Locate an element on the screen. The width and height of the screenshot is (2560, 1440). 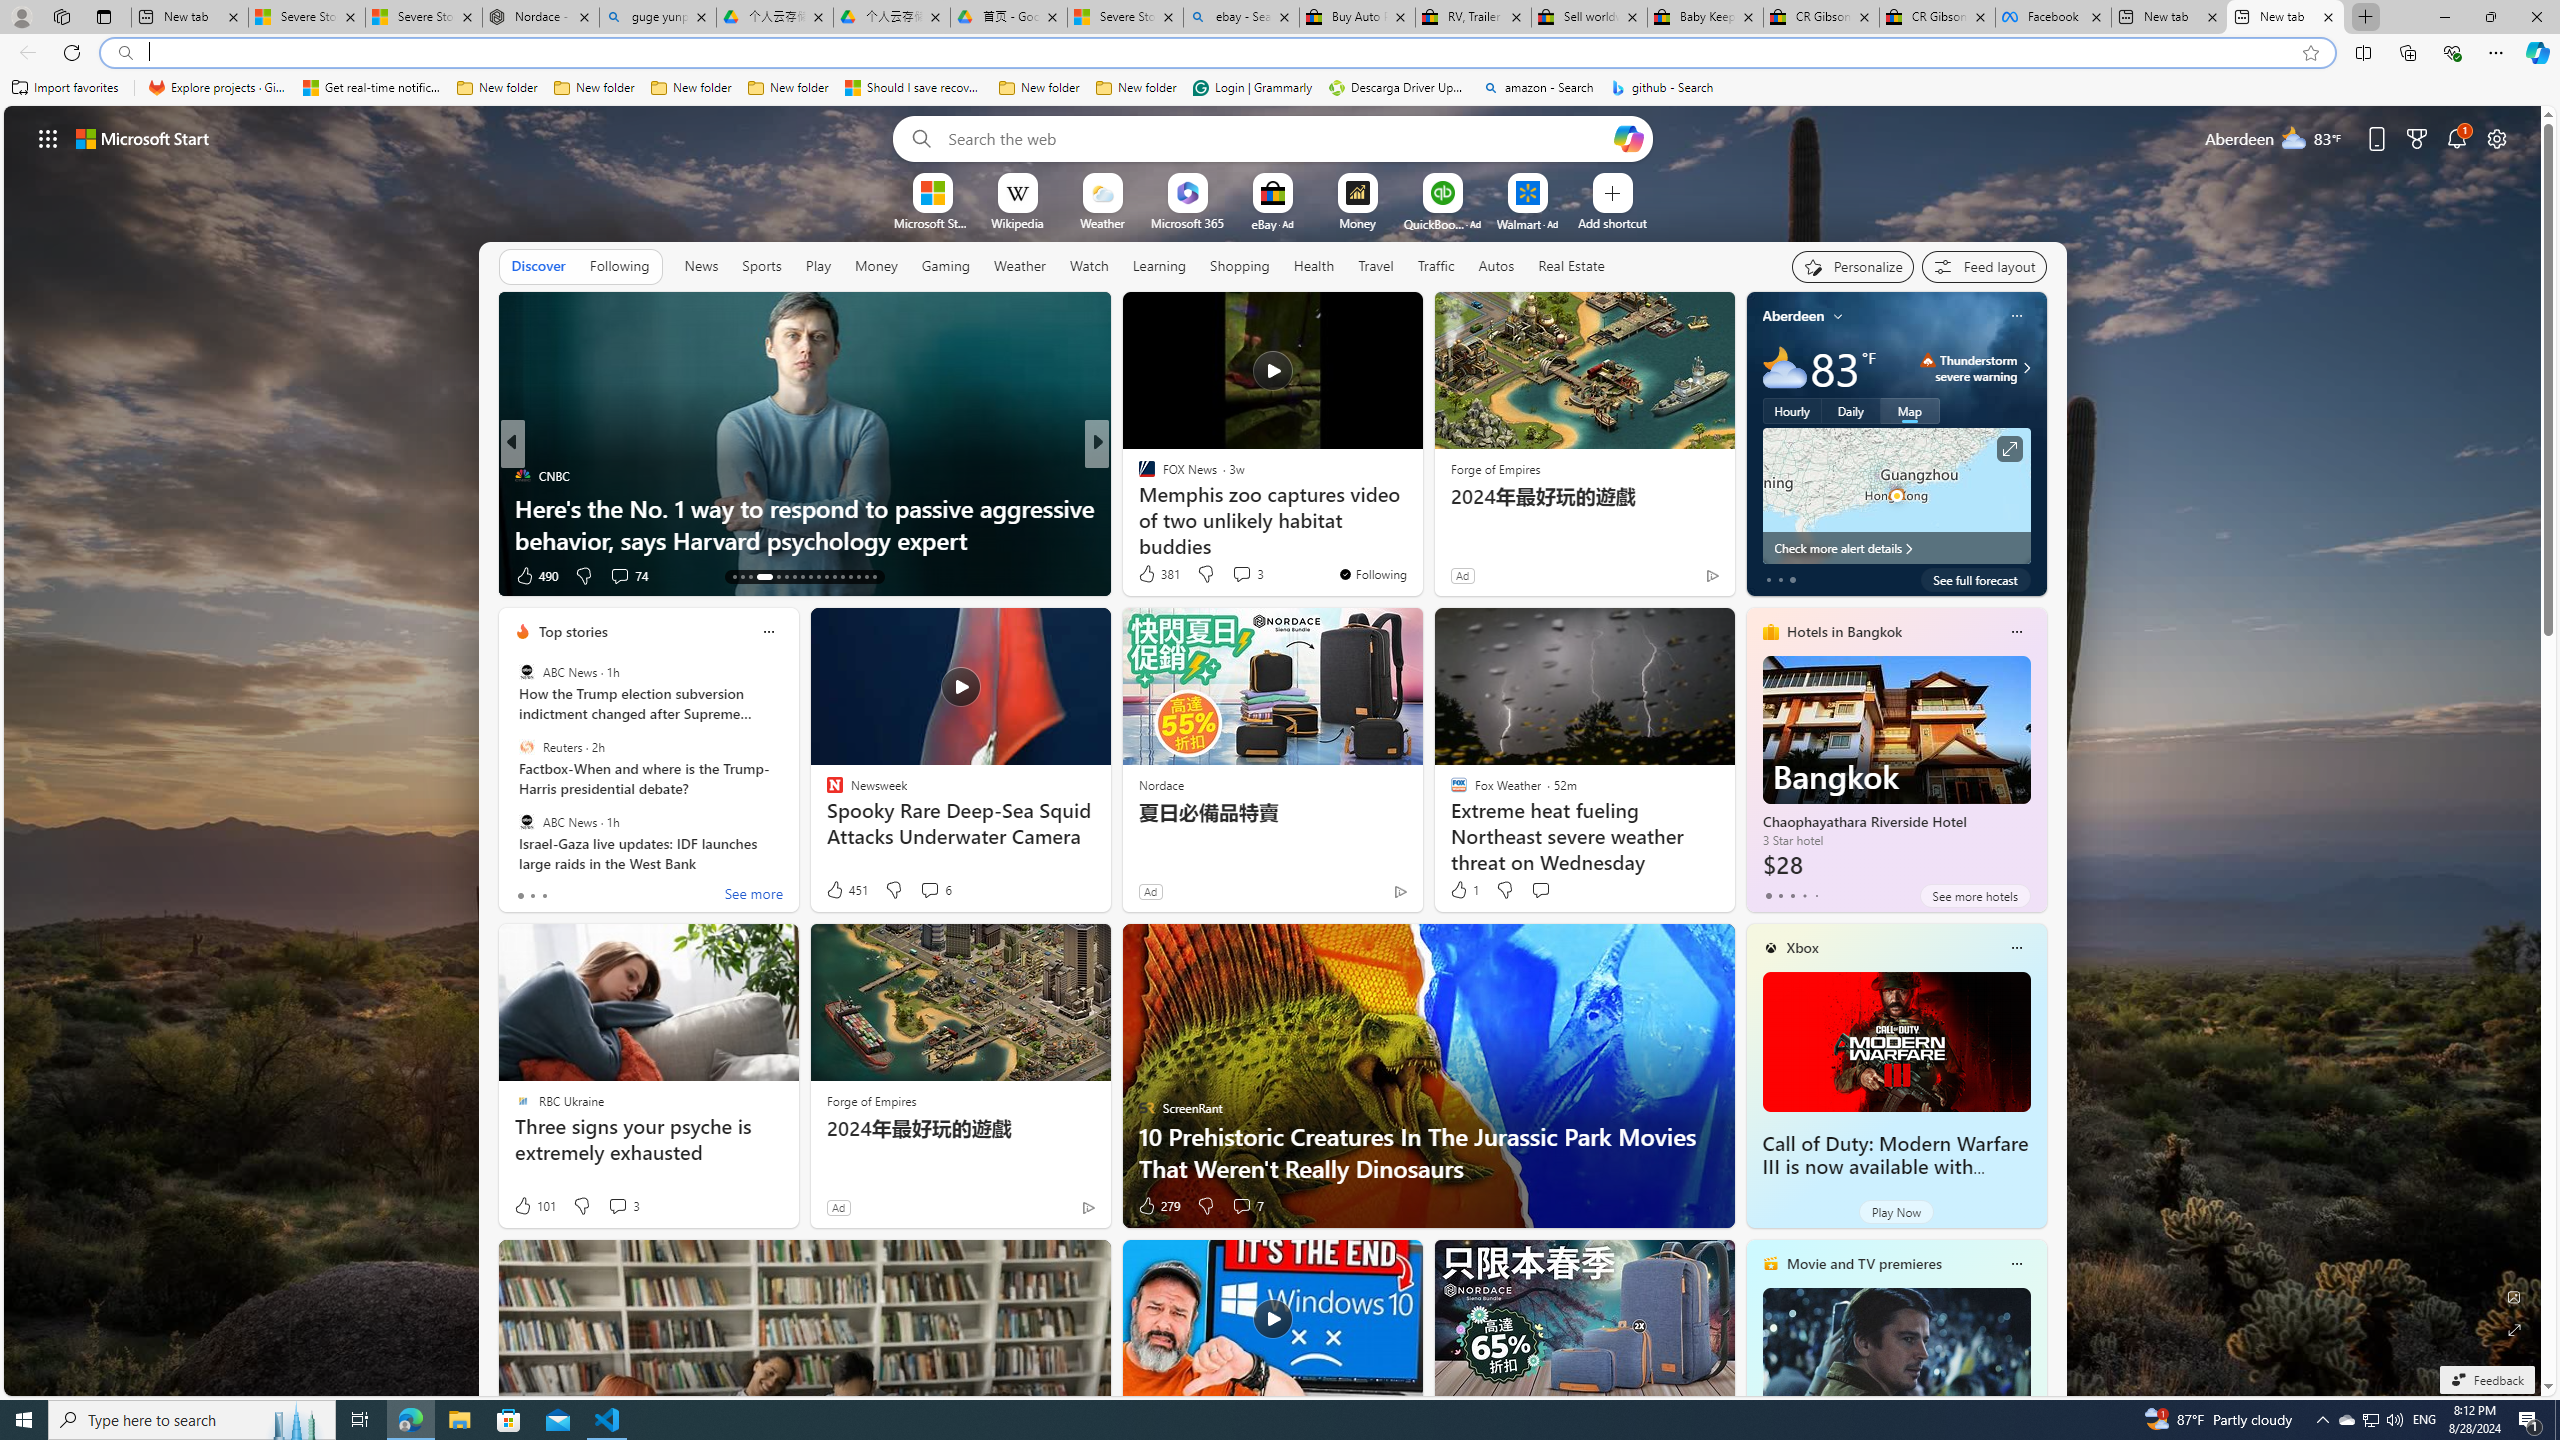
'Tropics waking up in September' is located at coordinates (1418, 540).